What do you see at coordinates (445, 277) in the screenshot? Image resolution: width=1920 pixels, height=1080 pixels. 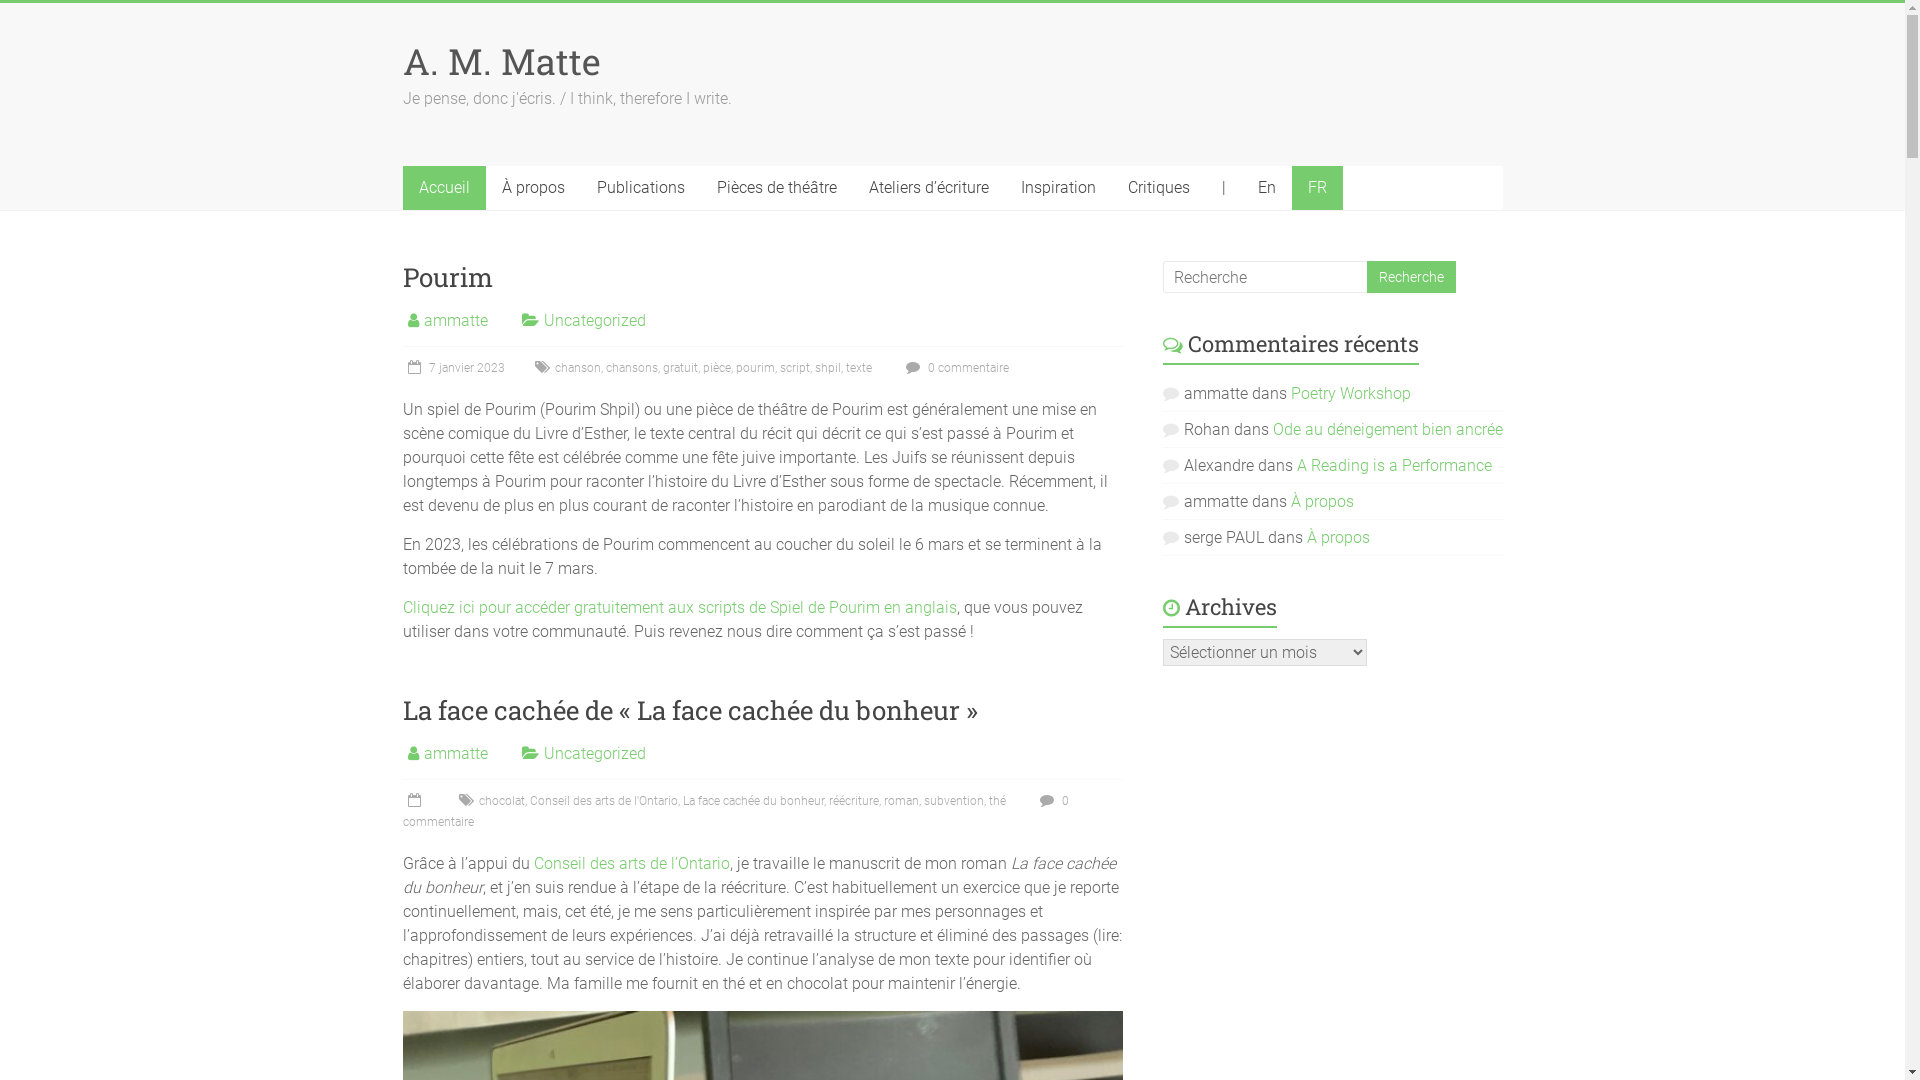 I see `'Pourim'` at bounding box center [445, 277].